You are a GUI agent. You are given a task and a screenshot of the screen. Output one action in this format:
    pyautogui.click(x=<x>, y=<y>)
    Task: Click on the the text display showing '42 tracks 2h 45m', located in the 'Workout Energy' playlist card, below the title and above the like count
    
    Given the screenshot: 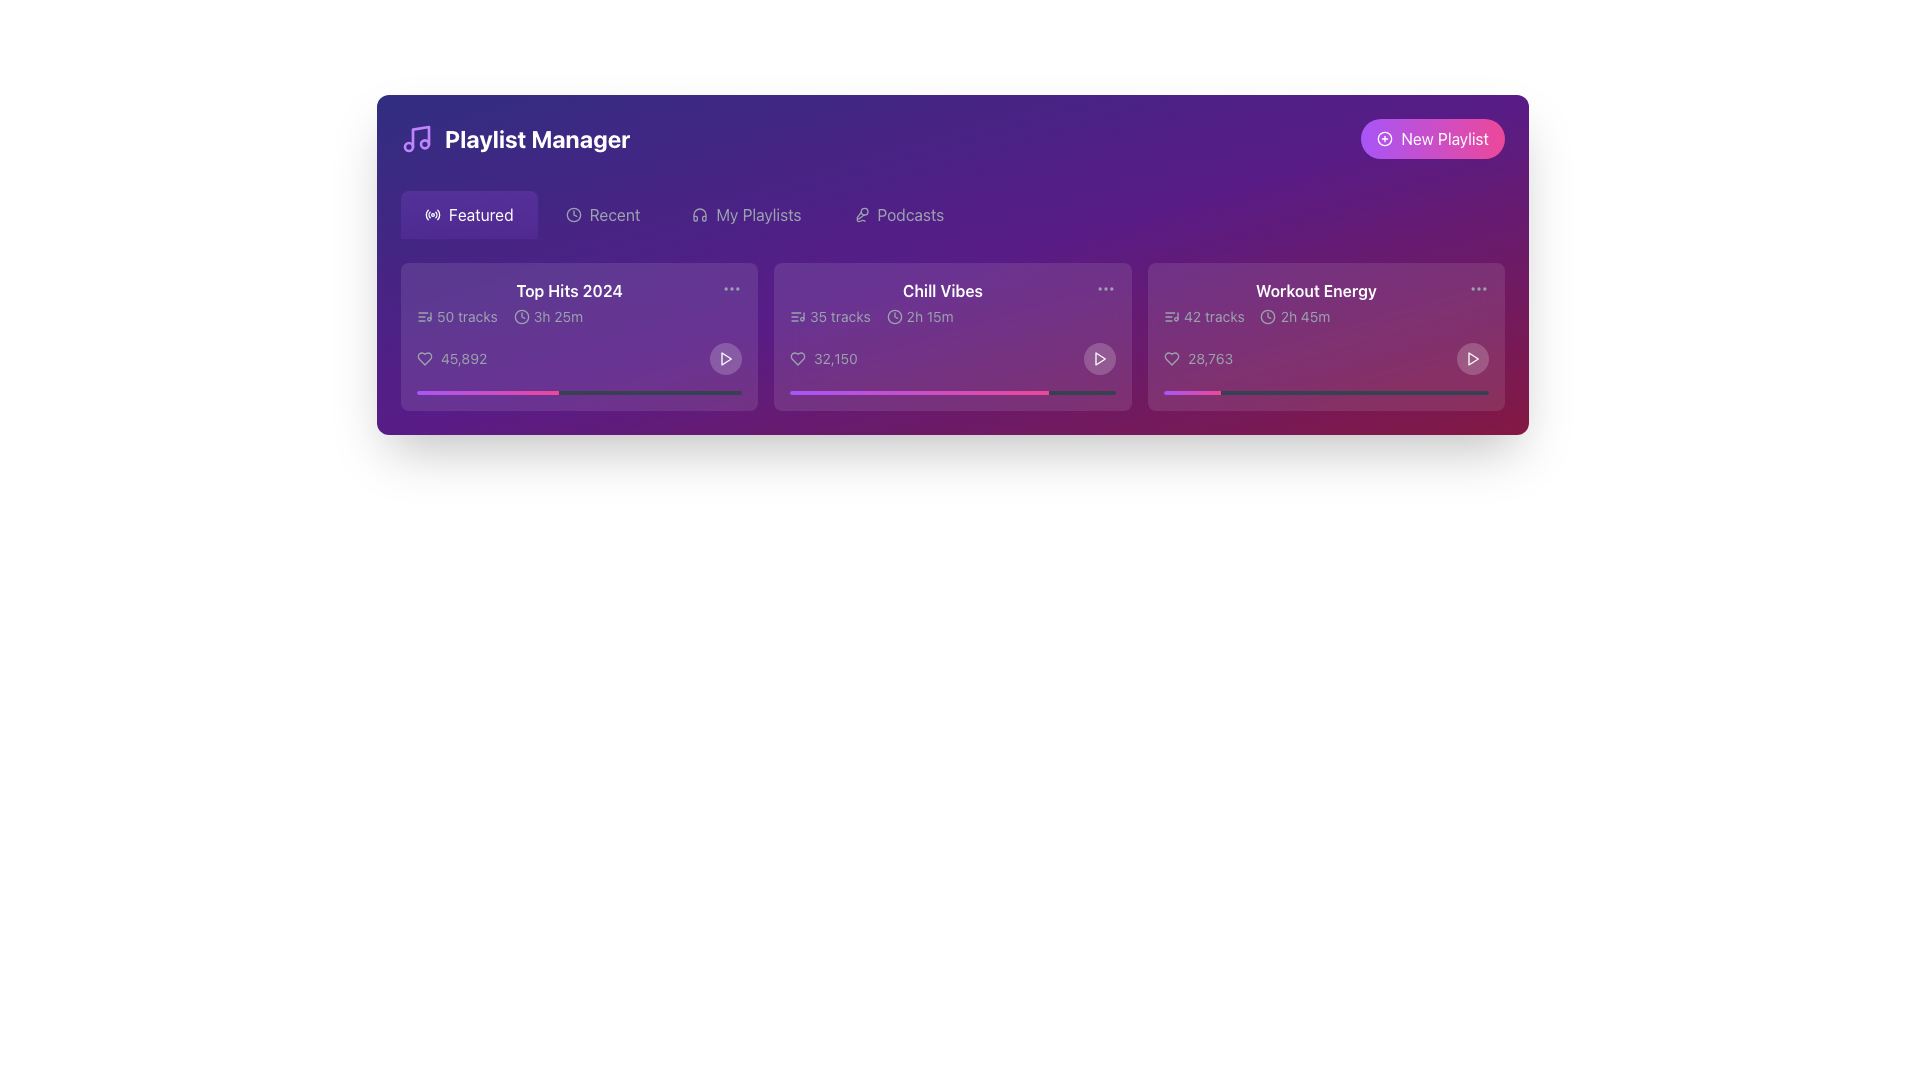 What is the action you would take?
    pyautogui.click(x=1316, y=315)
    